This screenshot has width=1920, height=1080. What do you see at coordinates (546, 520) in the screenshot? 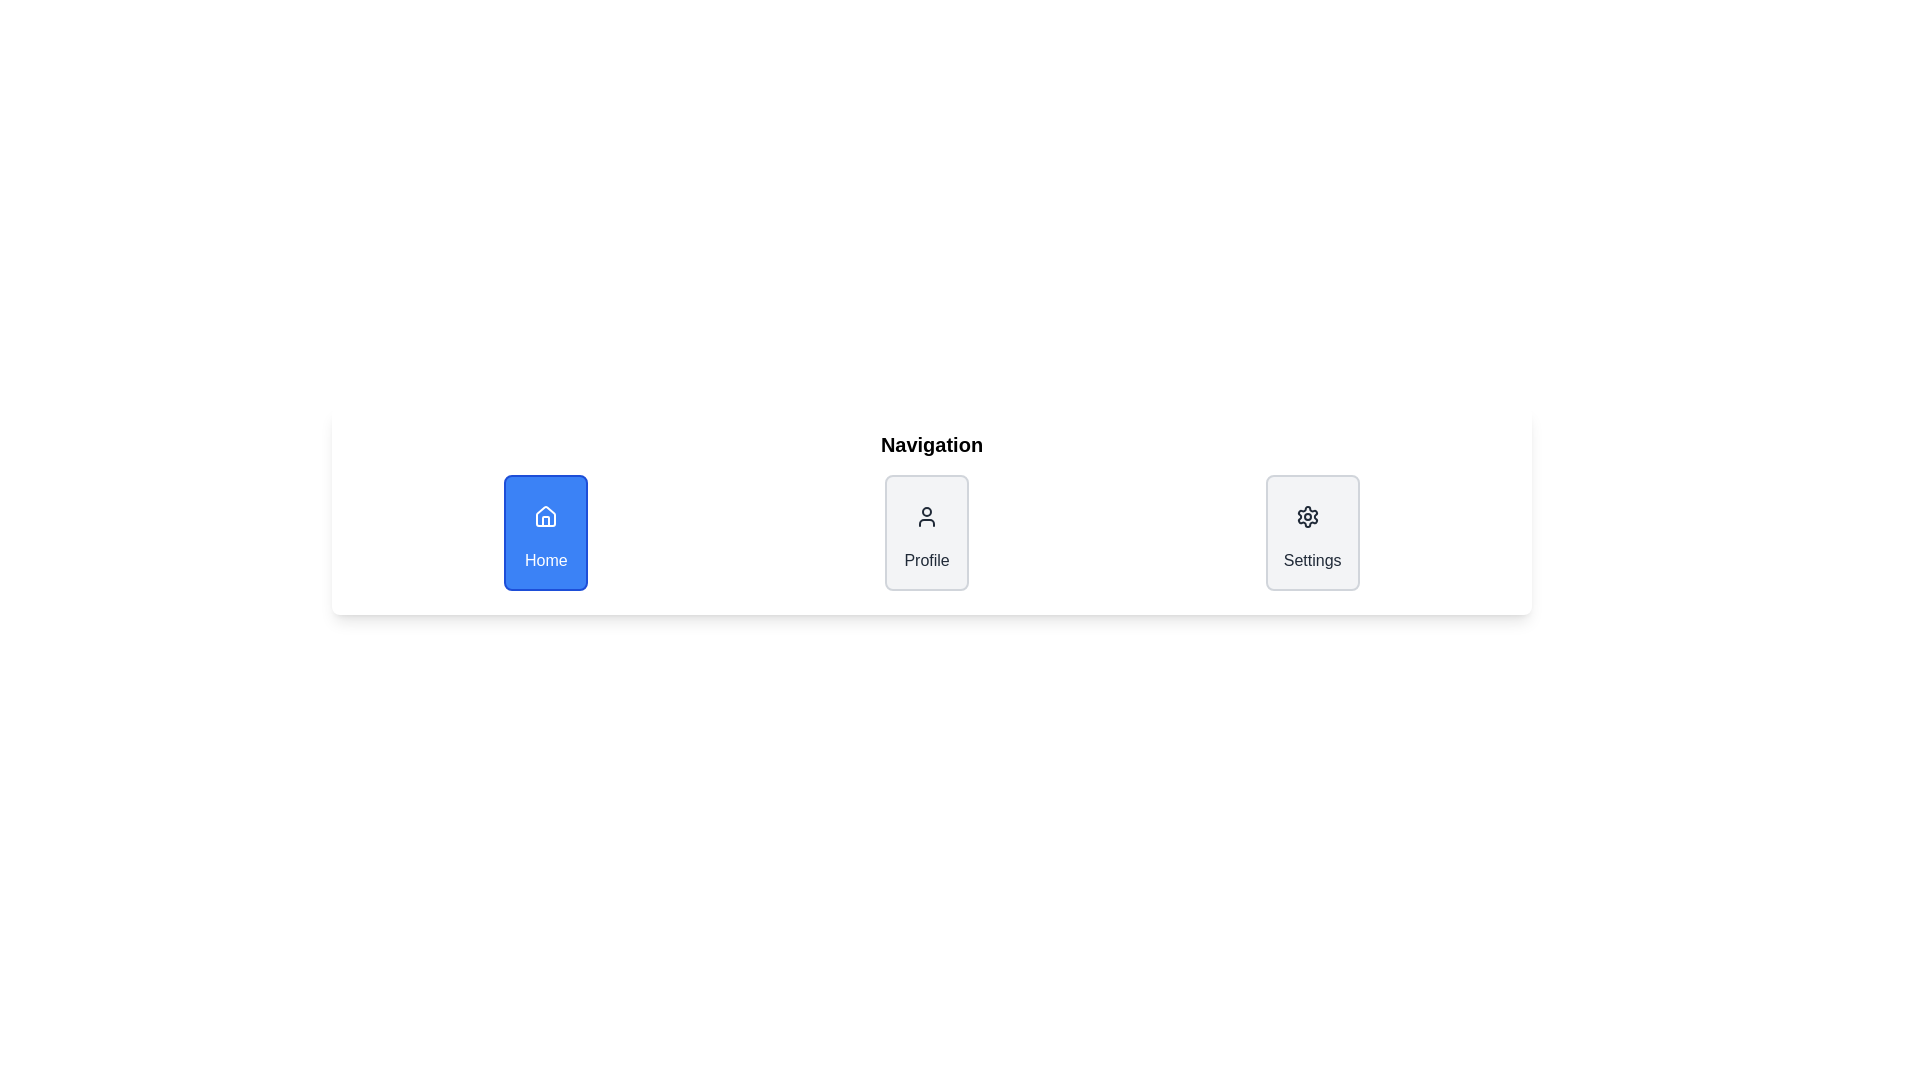
I see `the lower part of the house representation in the 'Home' icon, which is part of the navigation menu` at bounding box center [546, 520].